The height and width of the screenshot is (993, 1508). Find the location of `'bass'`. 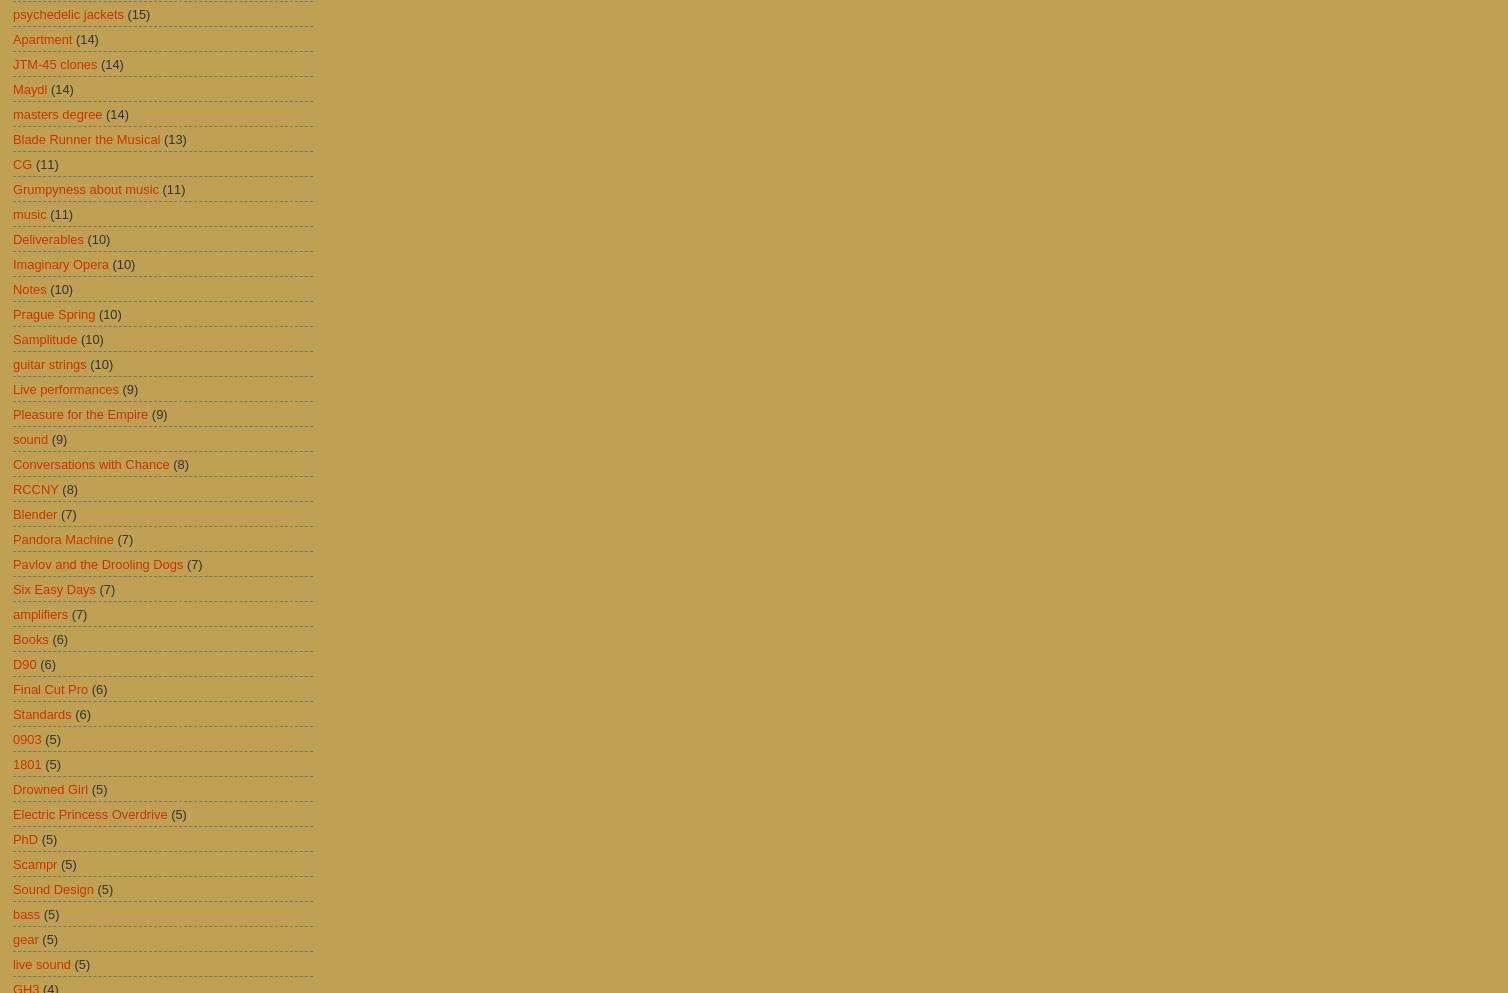

'bass' is located at coordinates (26, 913).